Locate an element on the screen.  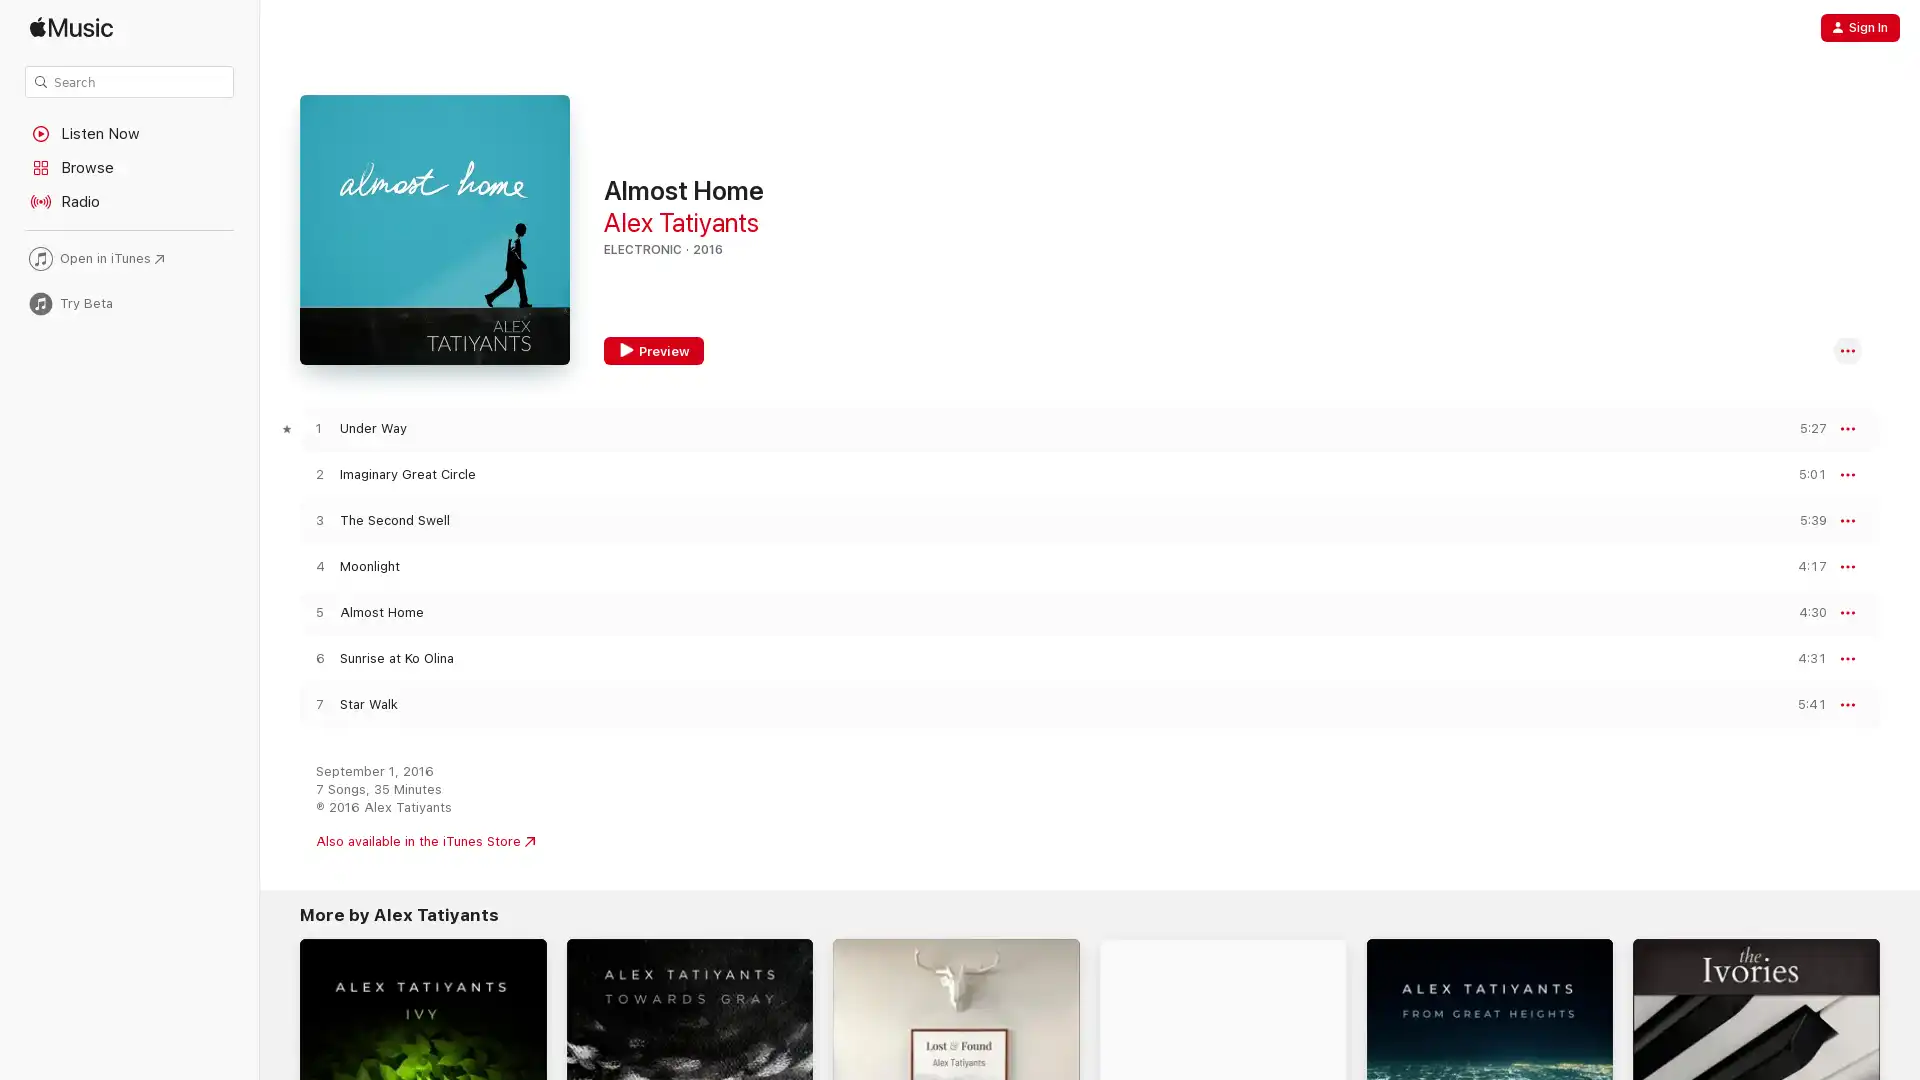
More is located at coordinates (1847, 659).